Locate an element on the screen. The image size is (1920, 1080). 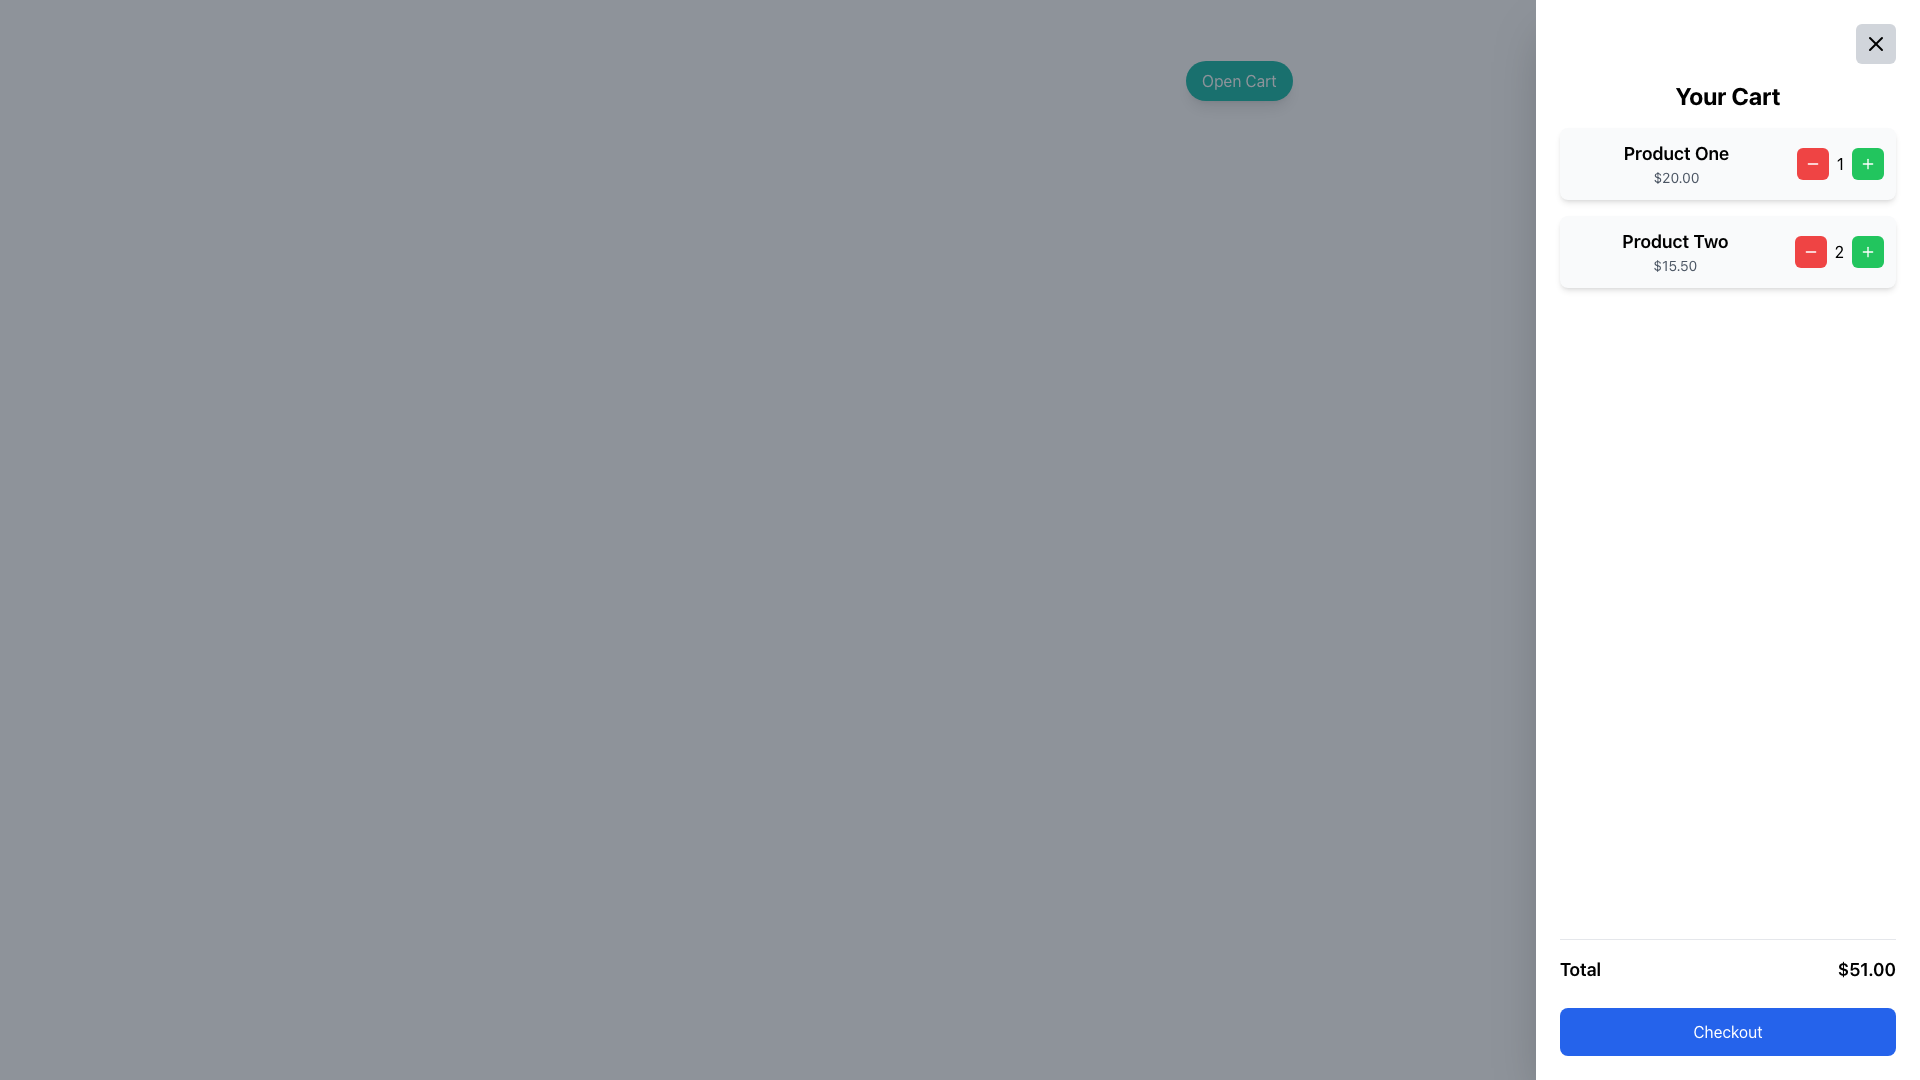
the text display element showing 'Product One' with the price '$20.00', located at the top of the cart list is located at coordinates (1676, 163).